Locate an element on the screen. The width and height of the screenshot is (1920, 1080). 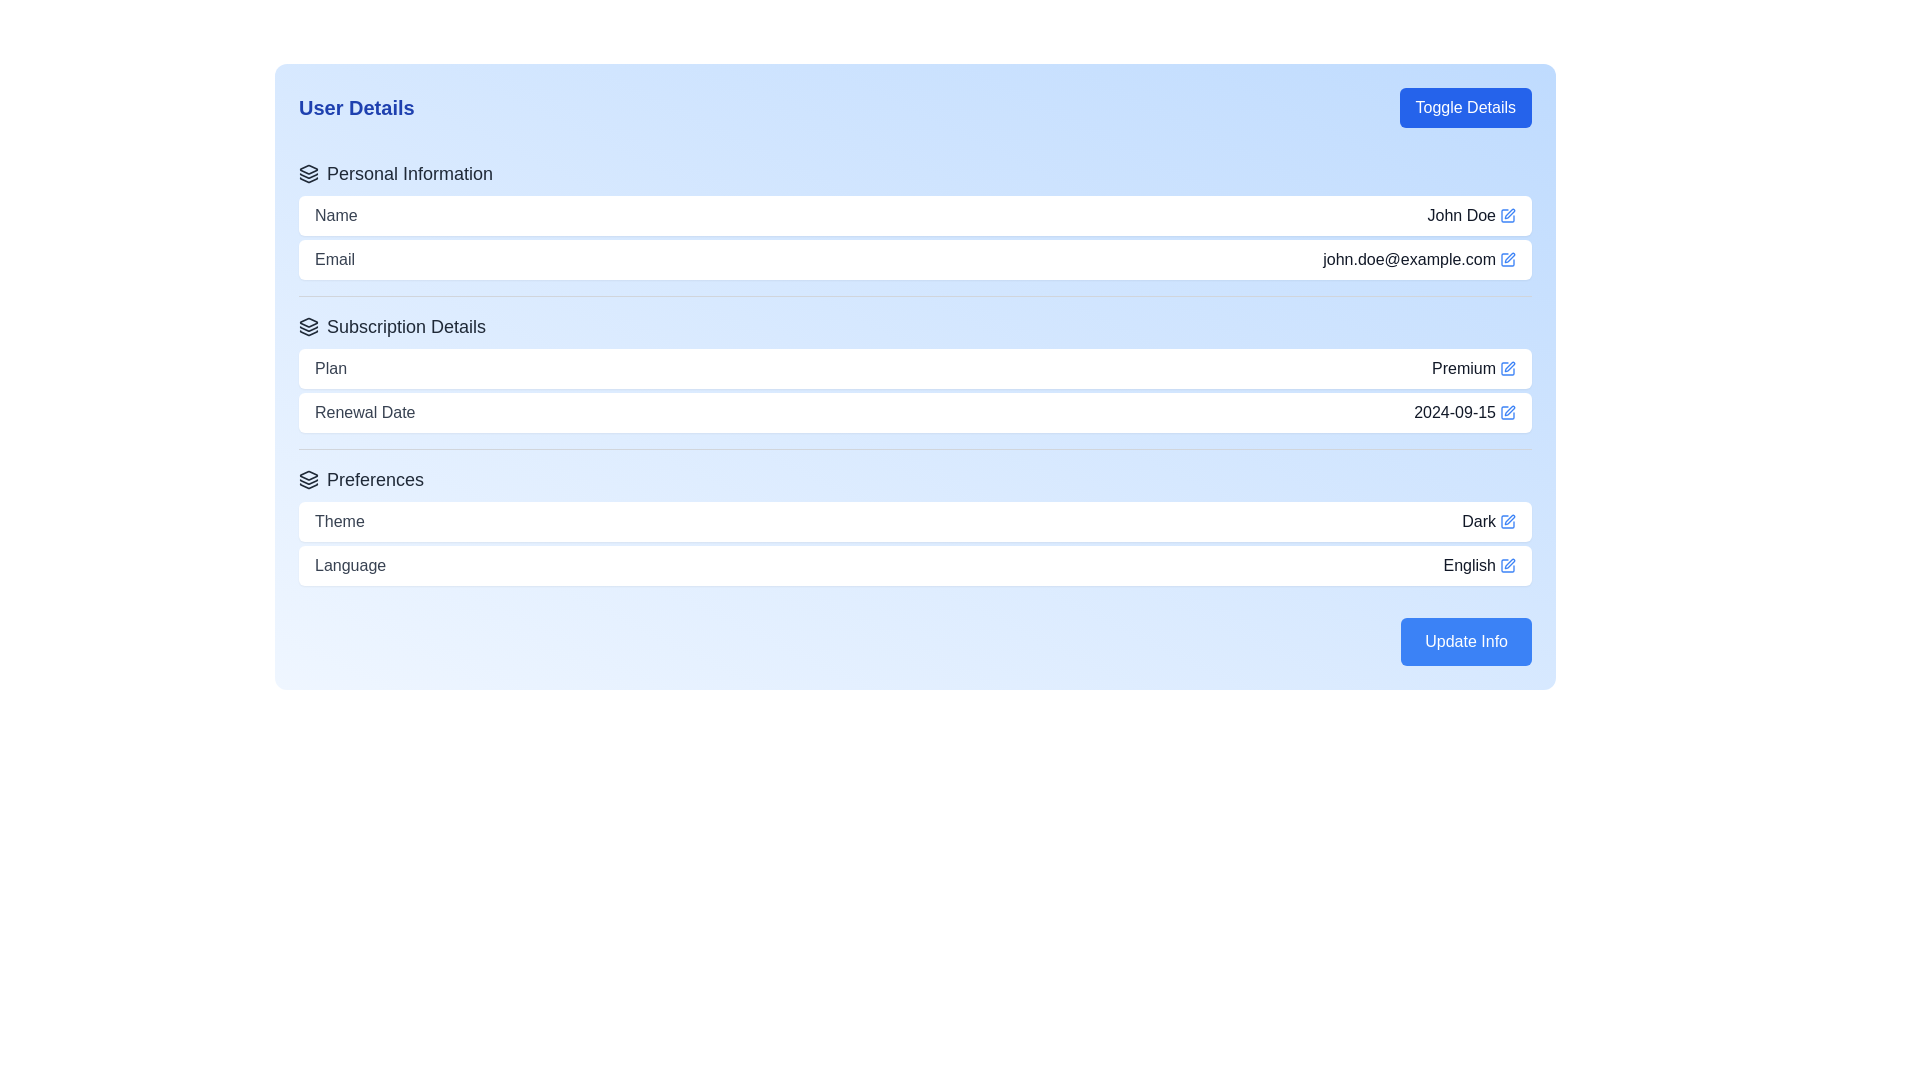
the blue square pen icon located to the direct right of the text '2024-09-15' is located at coordinates (1507, 411).